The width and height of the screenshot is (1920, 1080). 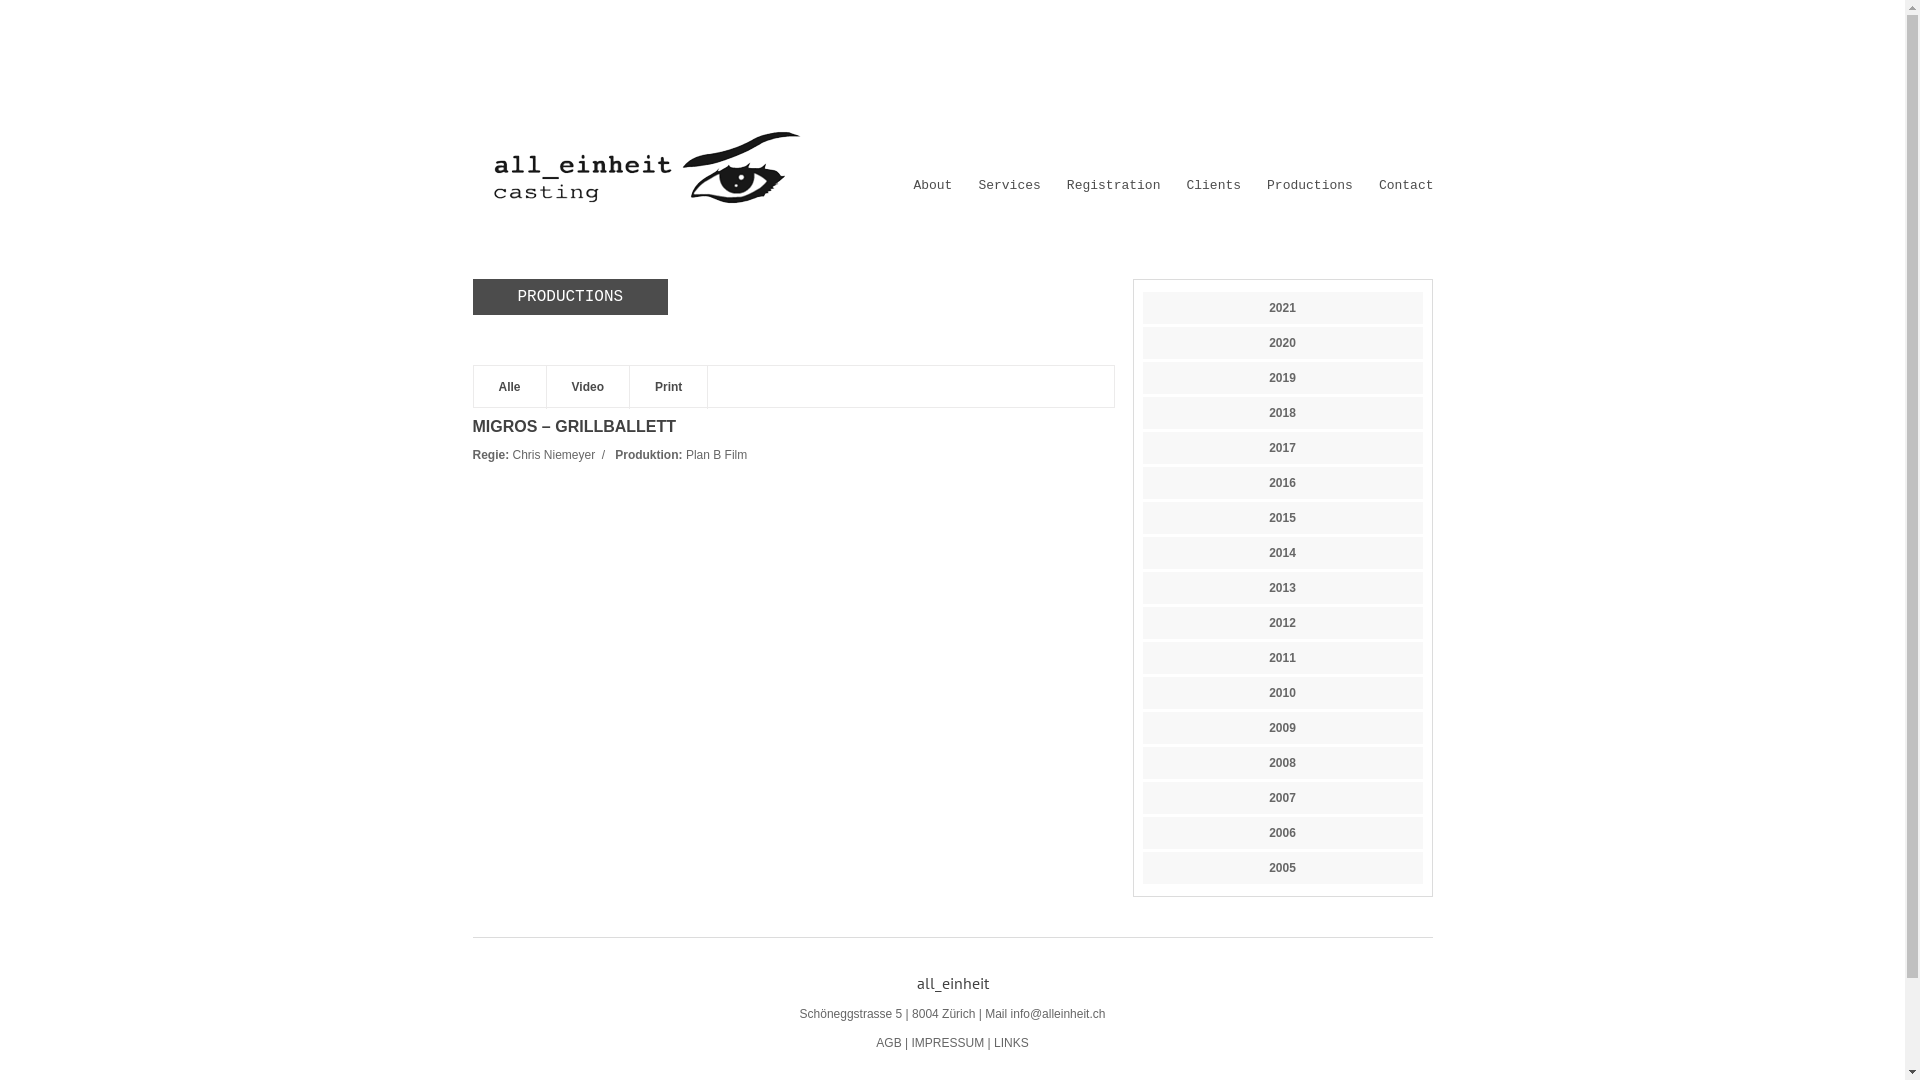 I want to click on '2012', so click(x=1282, y=622).